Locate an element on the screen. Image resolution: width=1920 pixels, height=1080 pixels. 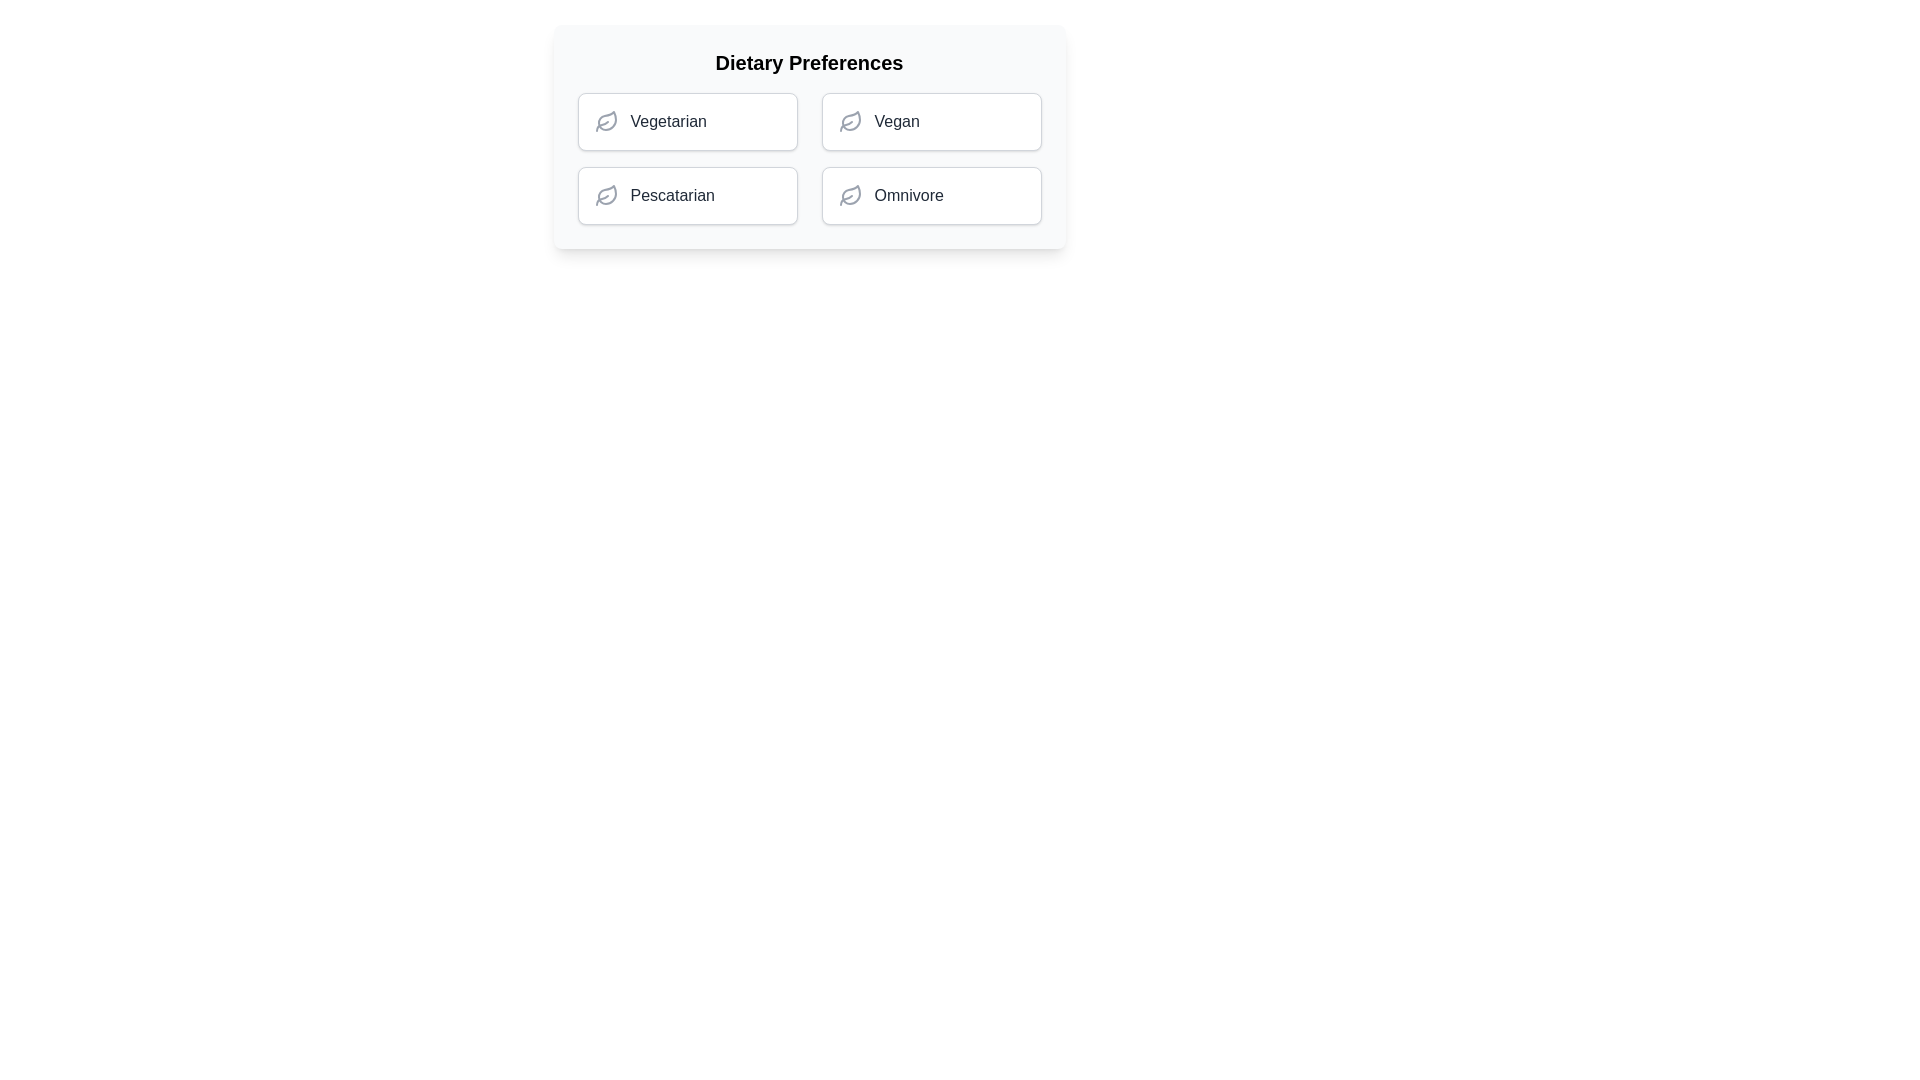
the stylized leaf-like icon located under the 'Dietary Preferences' section labeled 'Omnivore' is located at coordinates (850, 195).